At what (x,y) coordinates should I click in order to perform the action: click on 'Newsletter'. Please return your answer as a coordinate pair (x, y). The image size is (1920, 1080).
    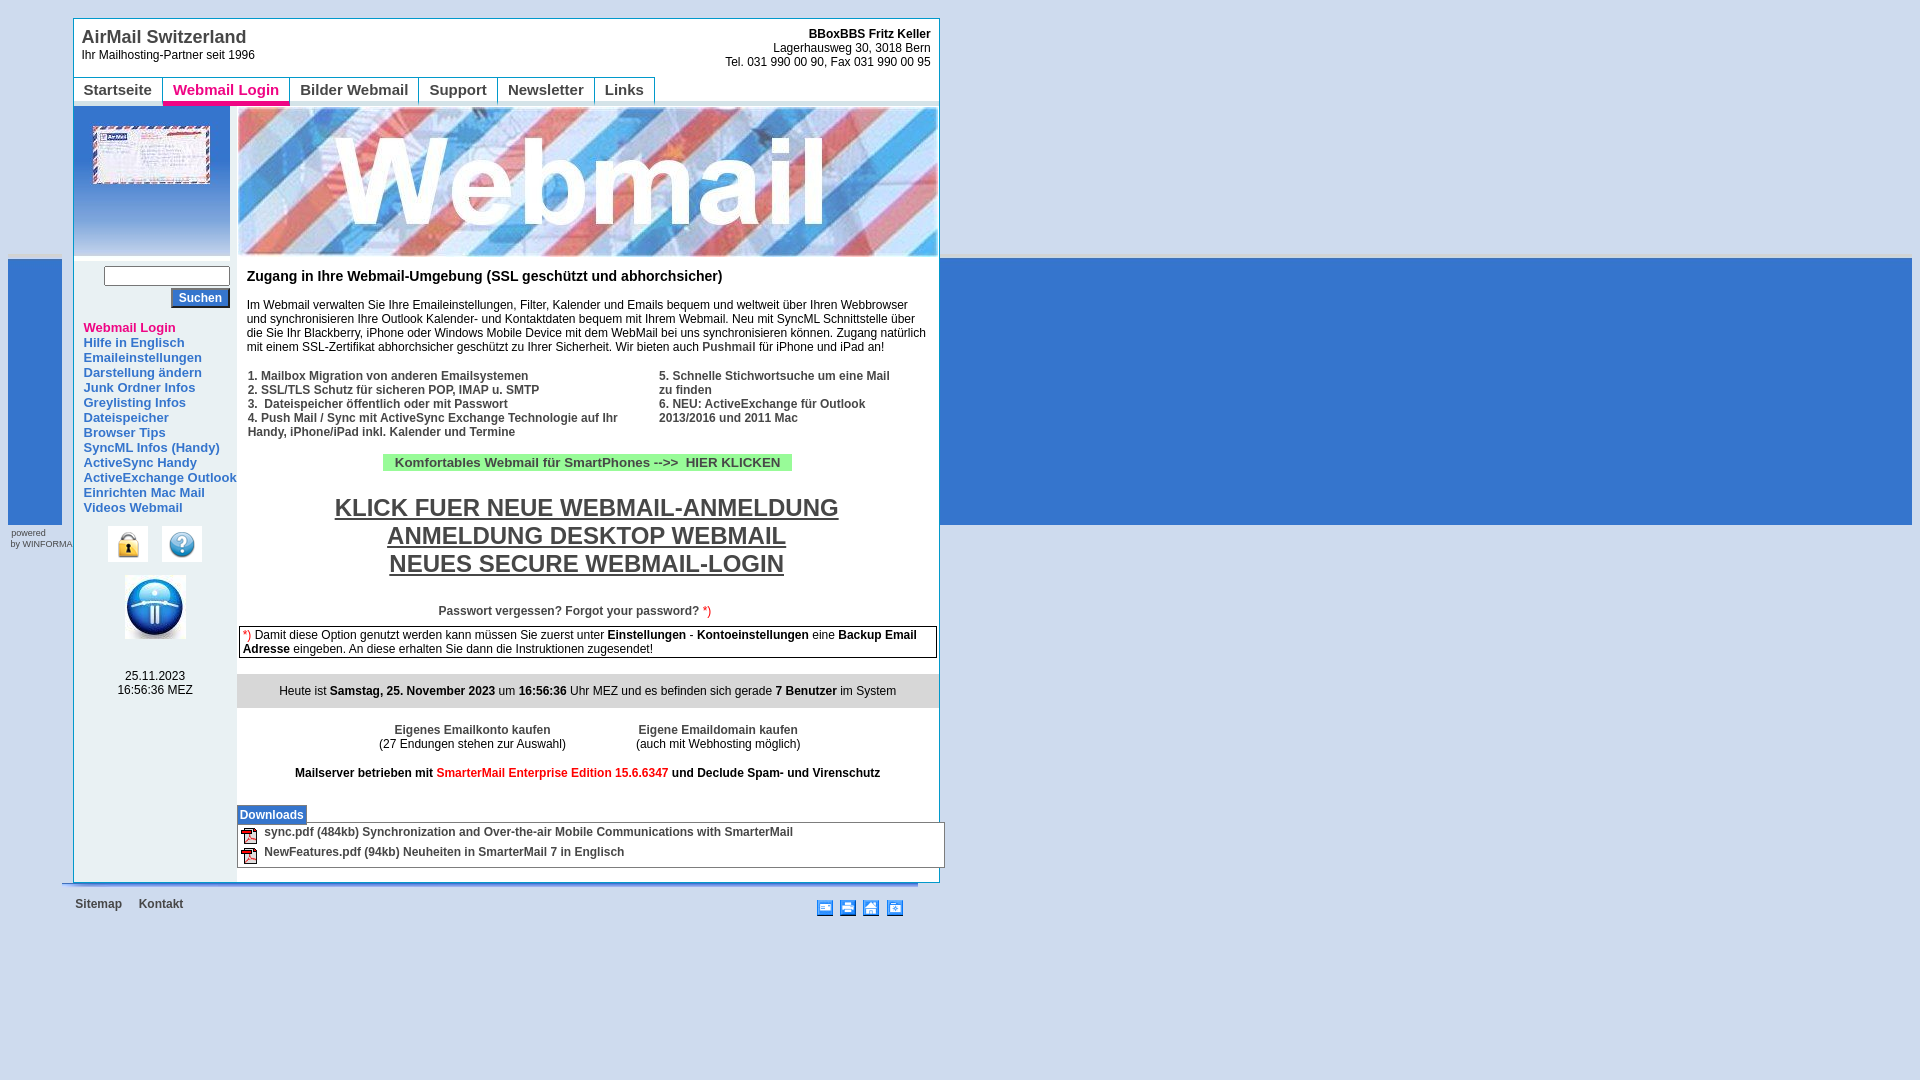
    Looking at the image, I should click on (546, 88).